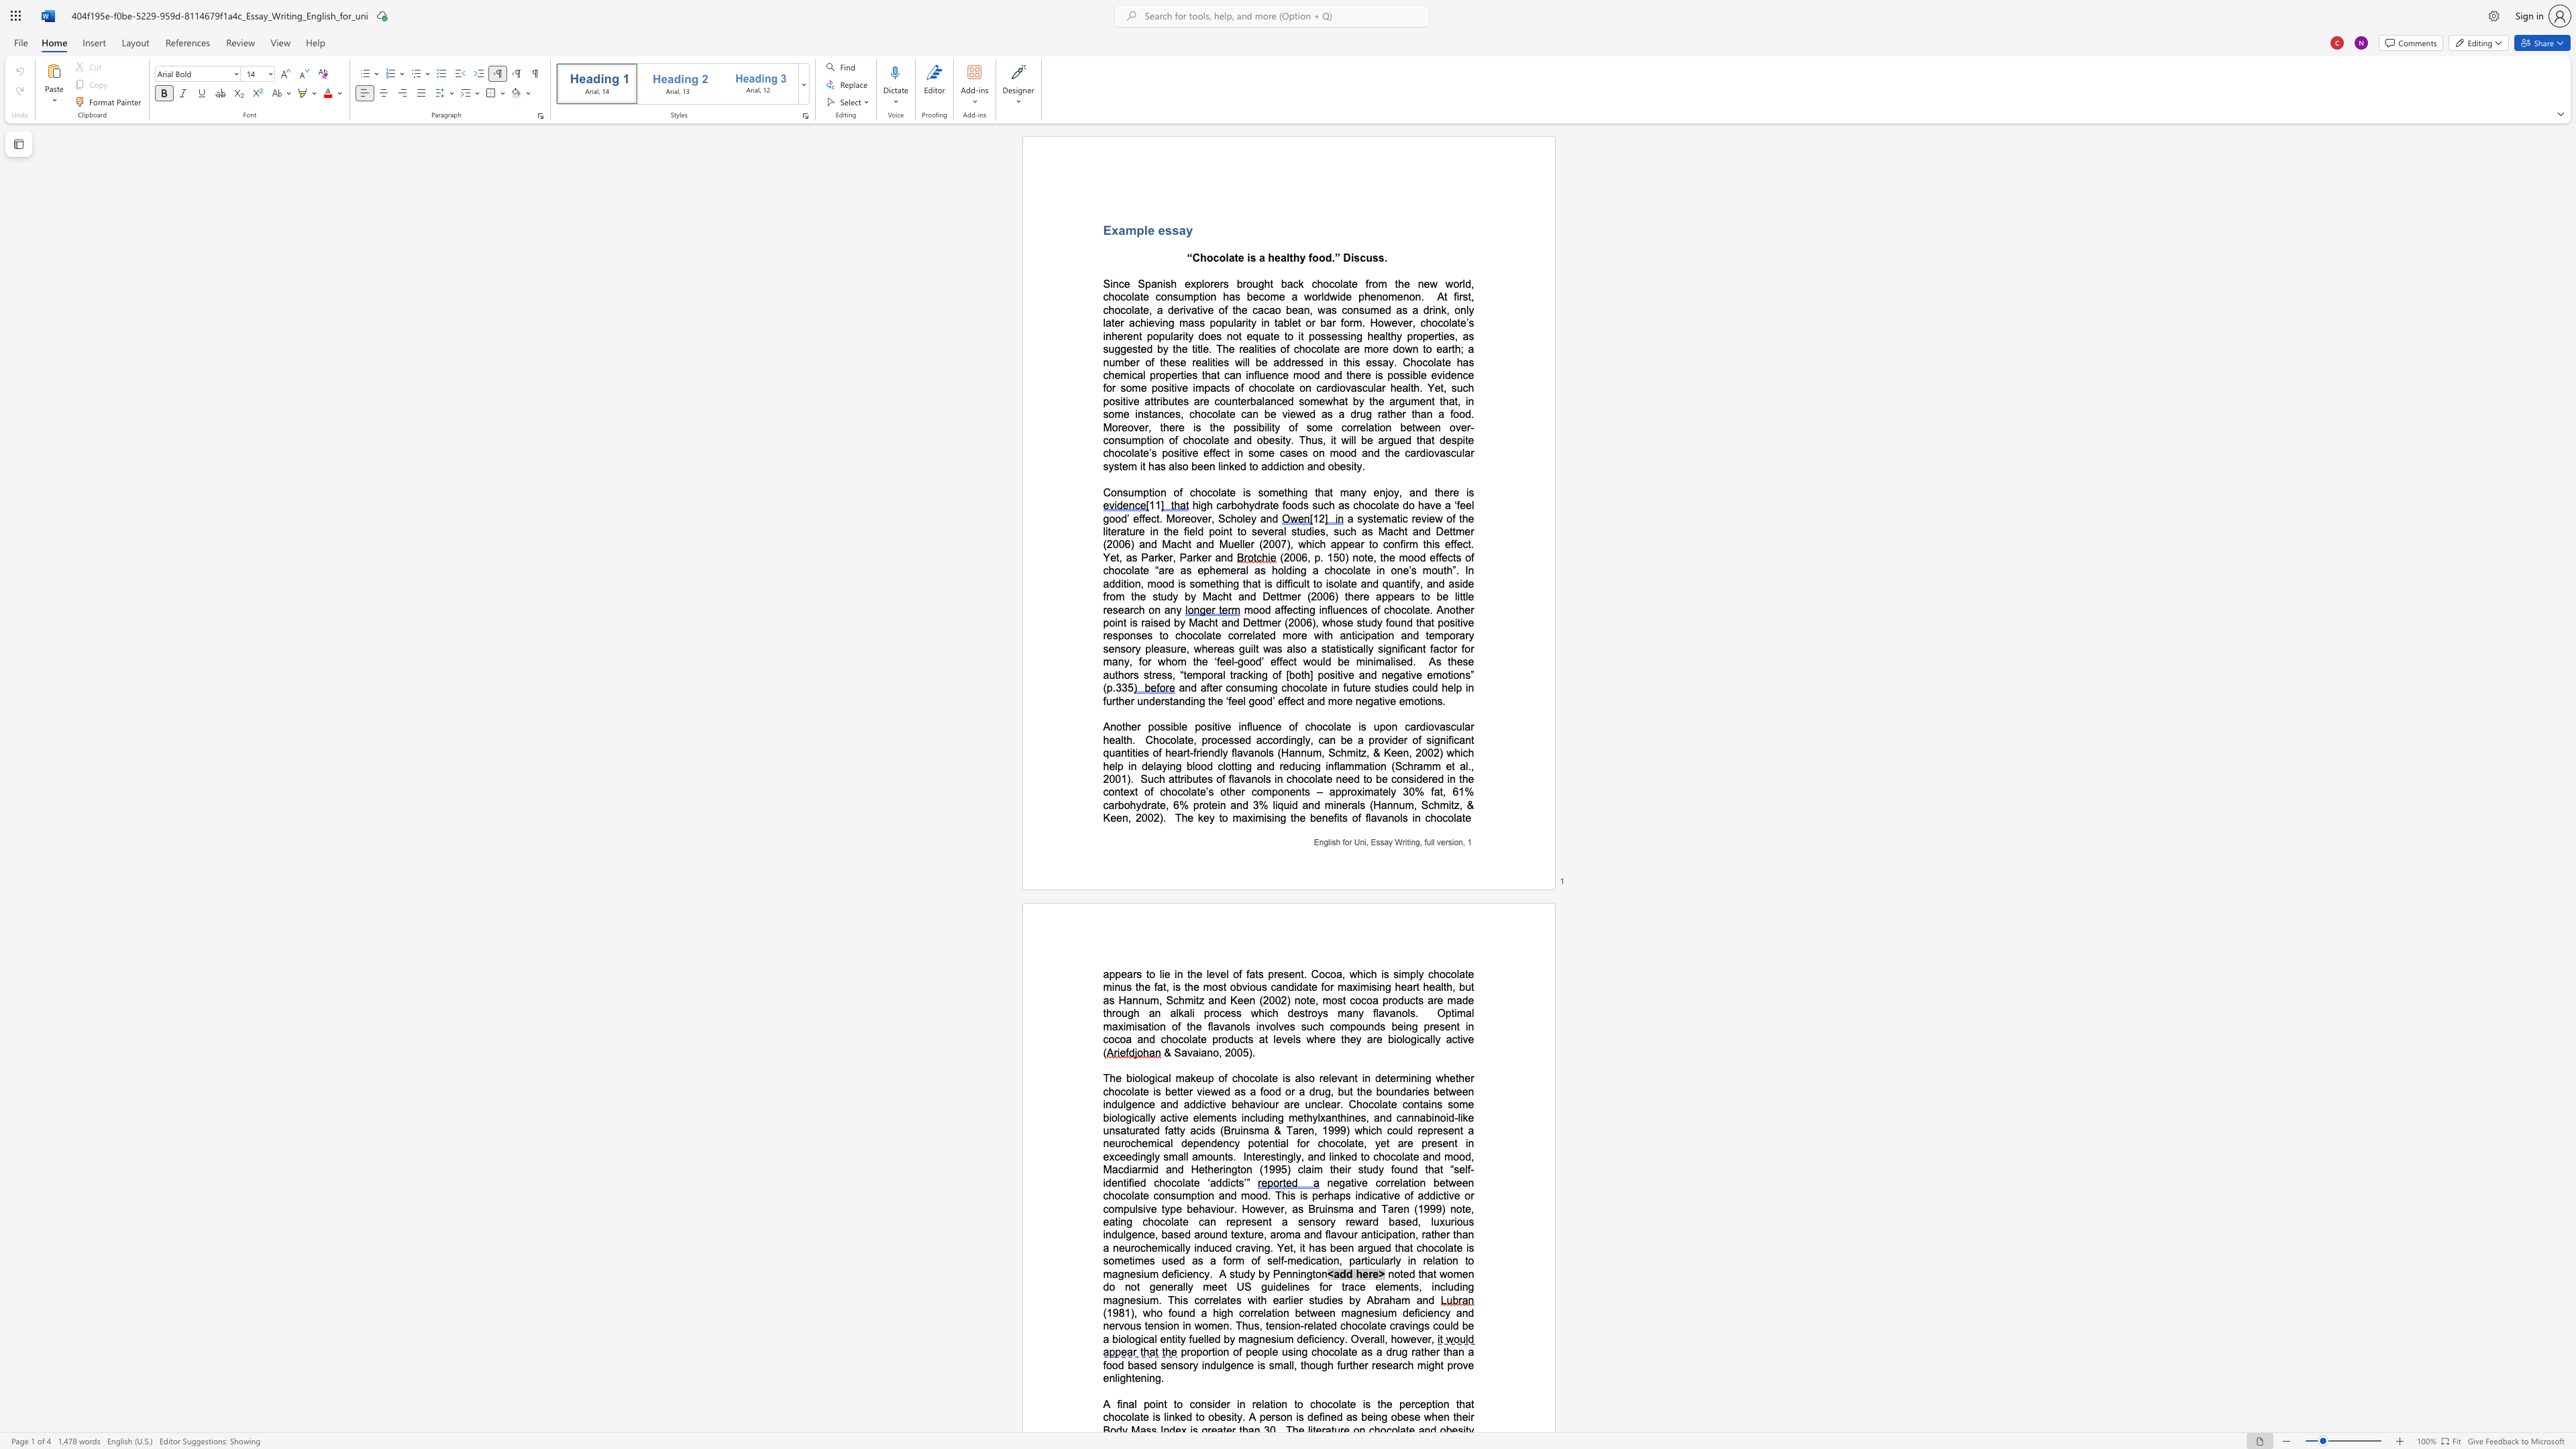 Image resolution: width=2576 pixels, height=1449 pixels. I want to click on the subset text "ater achievin" within the text "At first, chocolate, a derivative of the cacao bean, was consumed as a drink, only later achieving mass popularity in tablet or bar form. However, chocolate’s inherent popularity does not equate to it", so click(1106, 321).